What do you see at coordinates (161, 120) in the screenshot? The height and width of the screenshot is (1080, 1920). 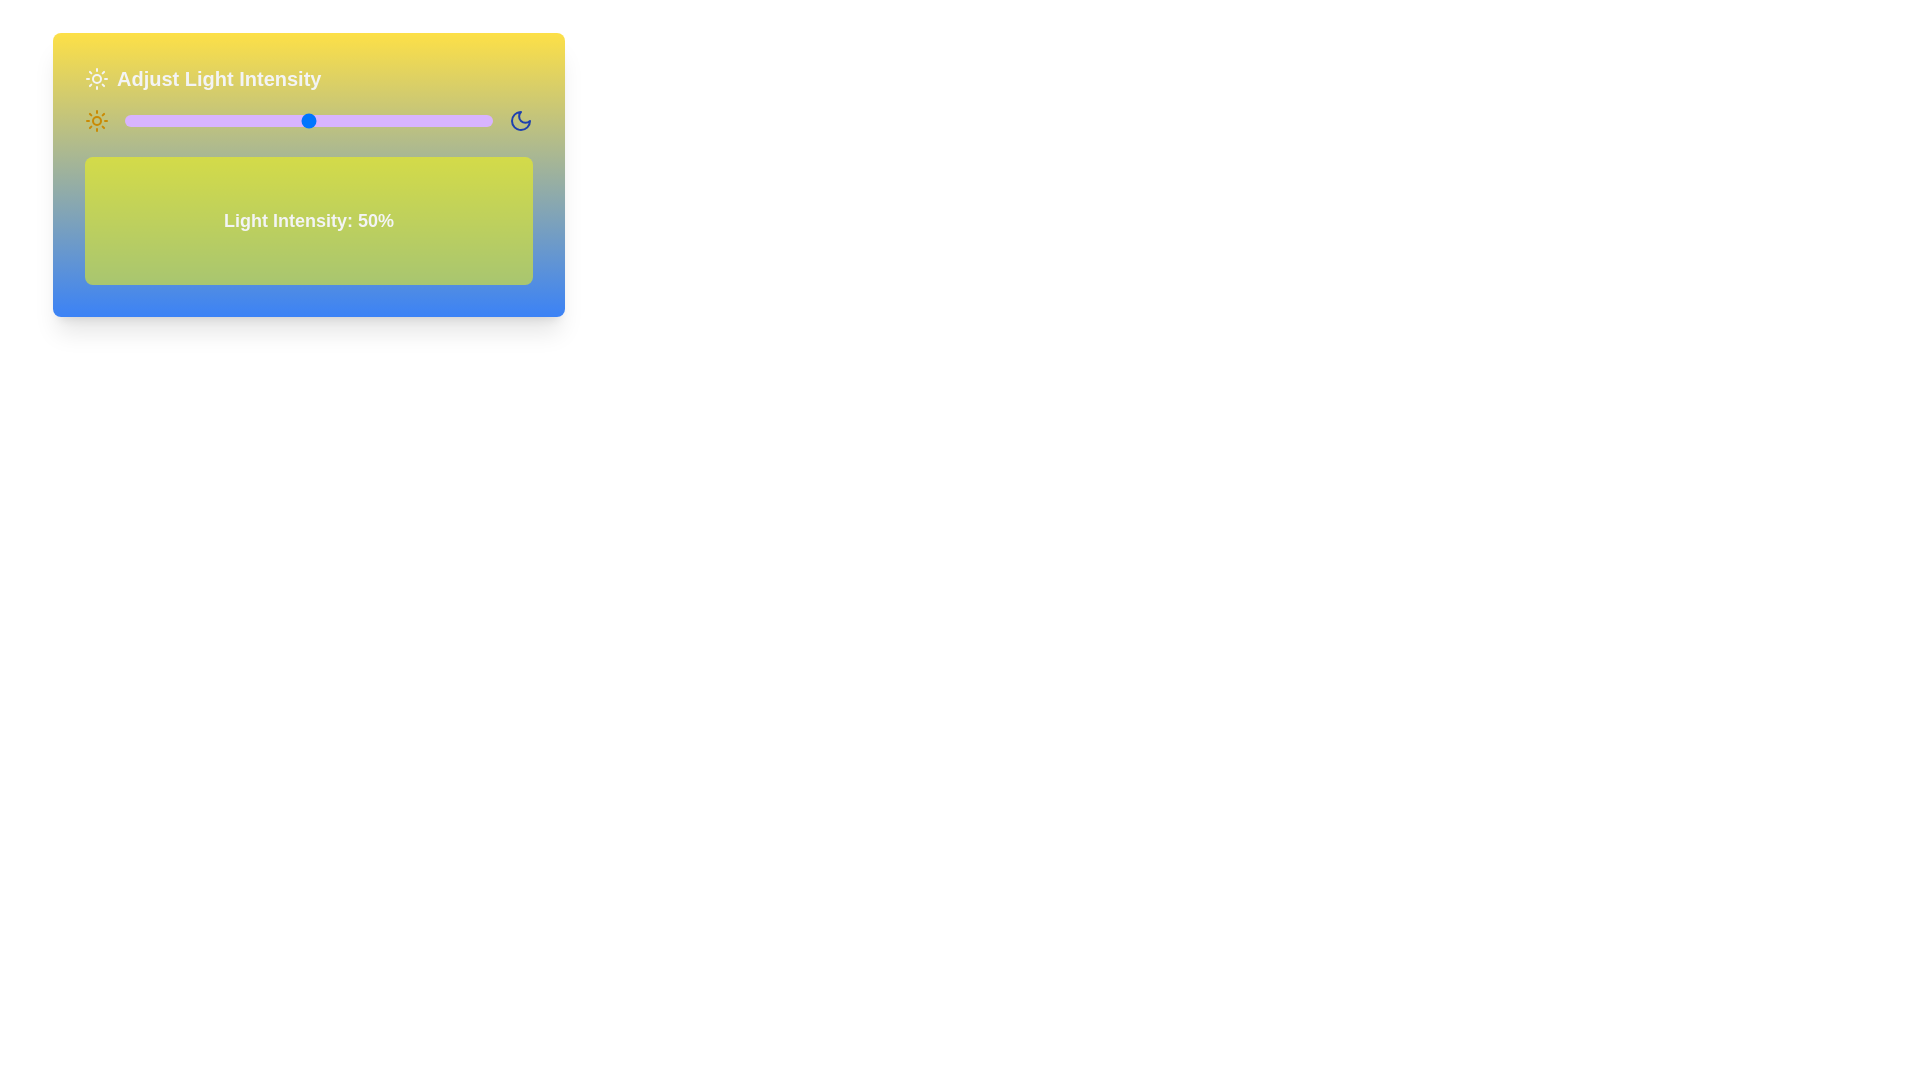 I see `the light intensity slider to 10%` at bounding box center [161, 120].